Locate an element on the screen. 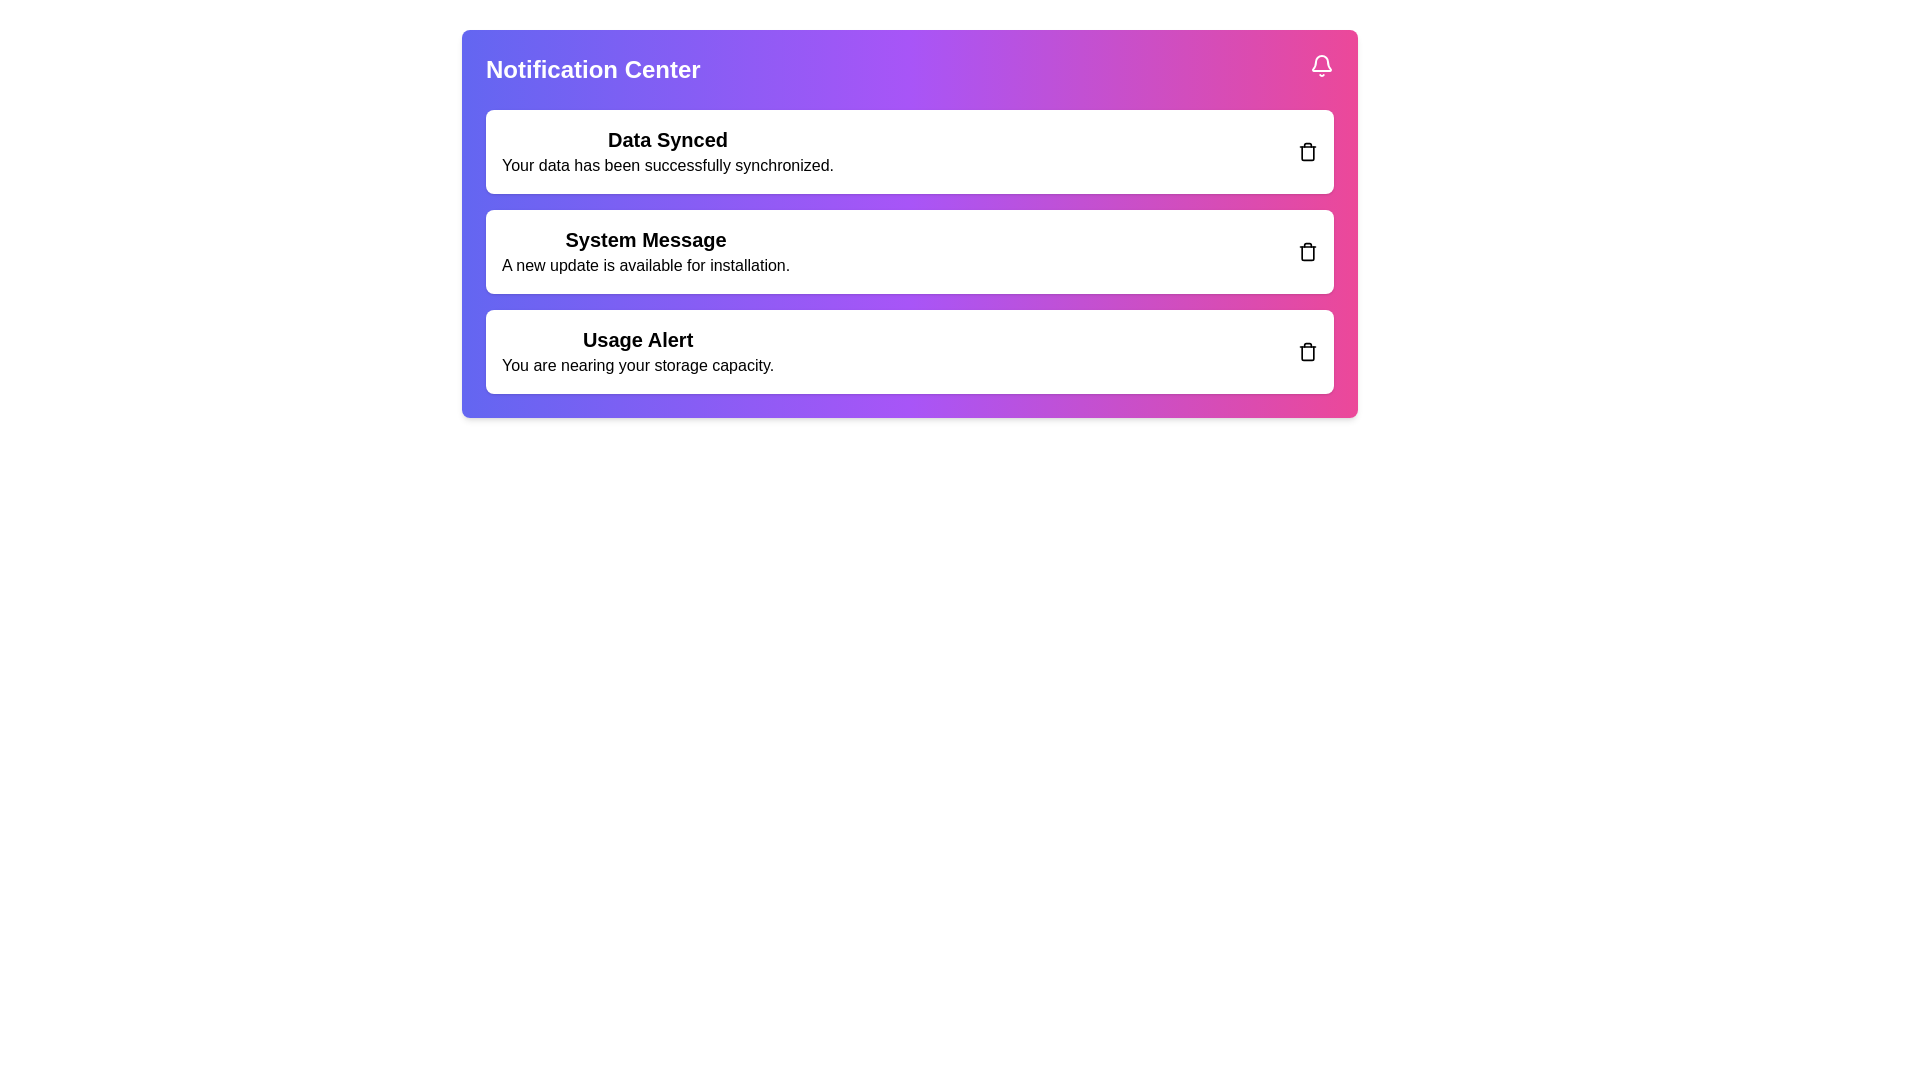  the text display that states 'You are nearing your storage capacity.' which is located below the 'Usage Alert' heading in the notification card is located at coordinates (637, 366).